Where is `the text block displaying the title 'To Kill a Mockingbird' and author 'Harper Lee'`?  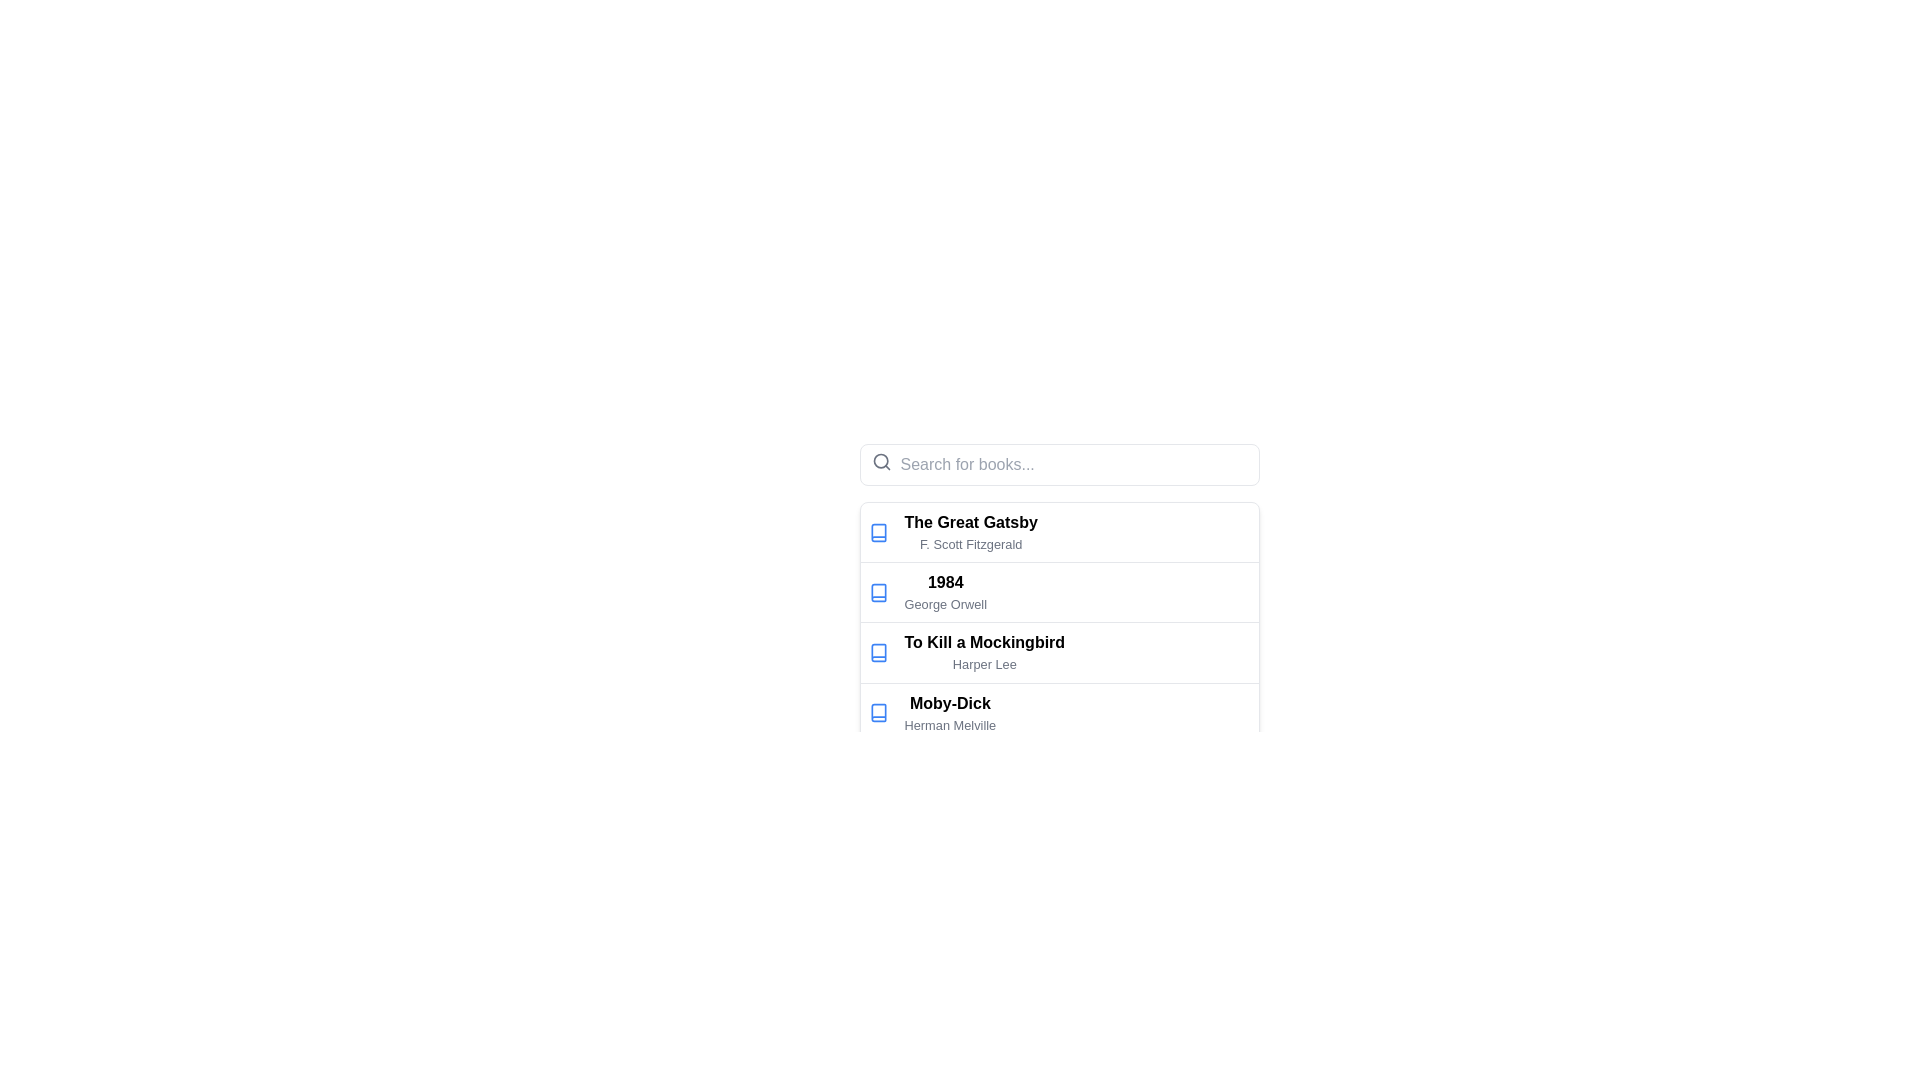
the text block displaying the title 'To Kill a Mockingbird' and author 'Harper Lee' is located at coordinates (984, 652).